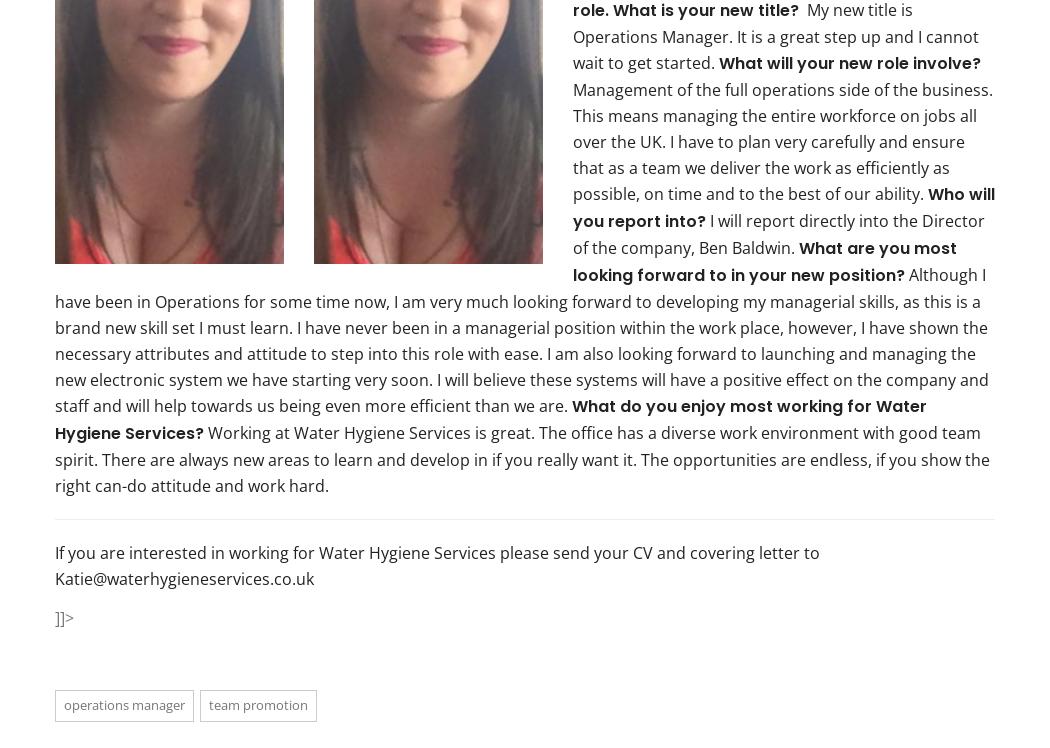 This screenshot has height=748, width=1050. Describe the element at coordinates (489, 419) in the screenshot. I see `'What do you enjoy most working for Water Hygiene Services?'` at that location.